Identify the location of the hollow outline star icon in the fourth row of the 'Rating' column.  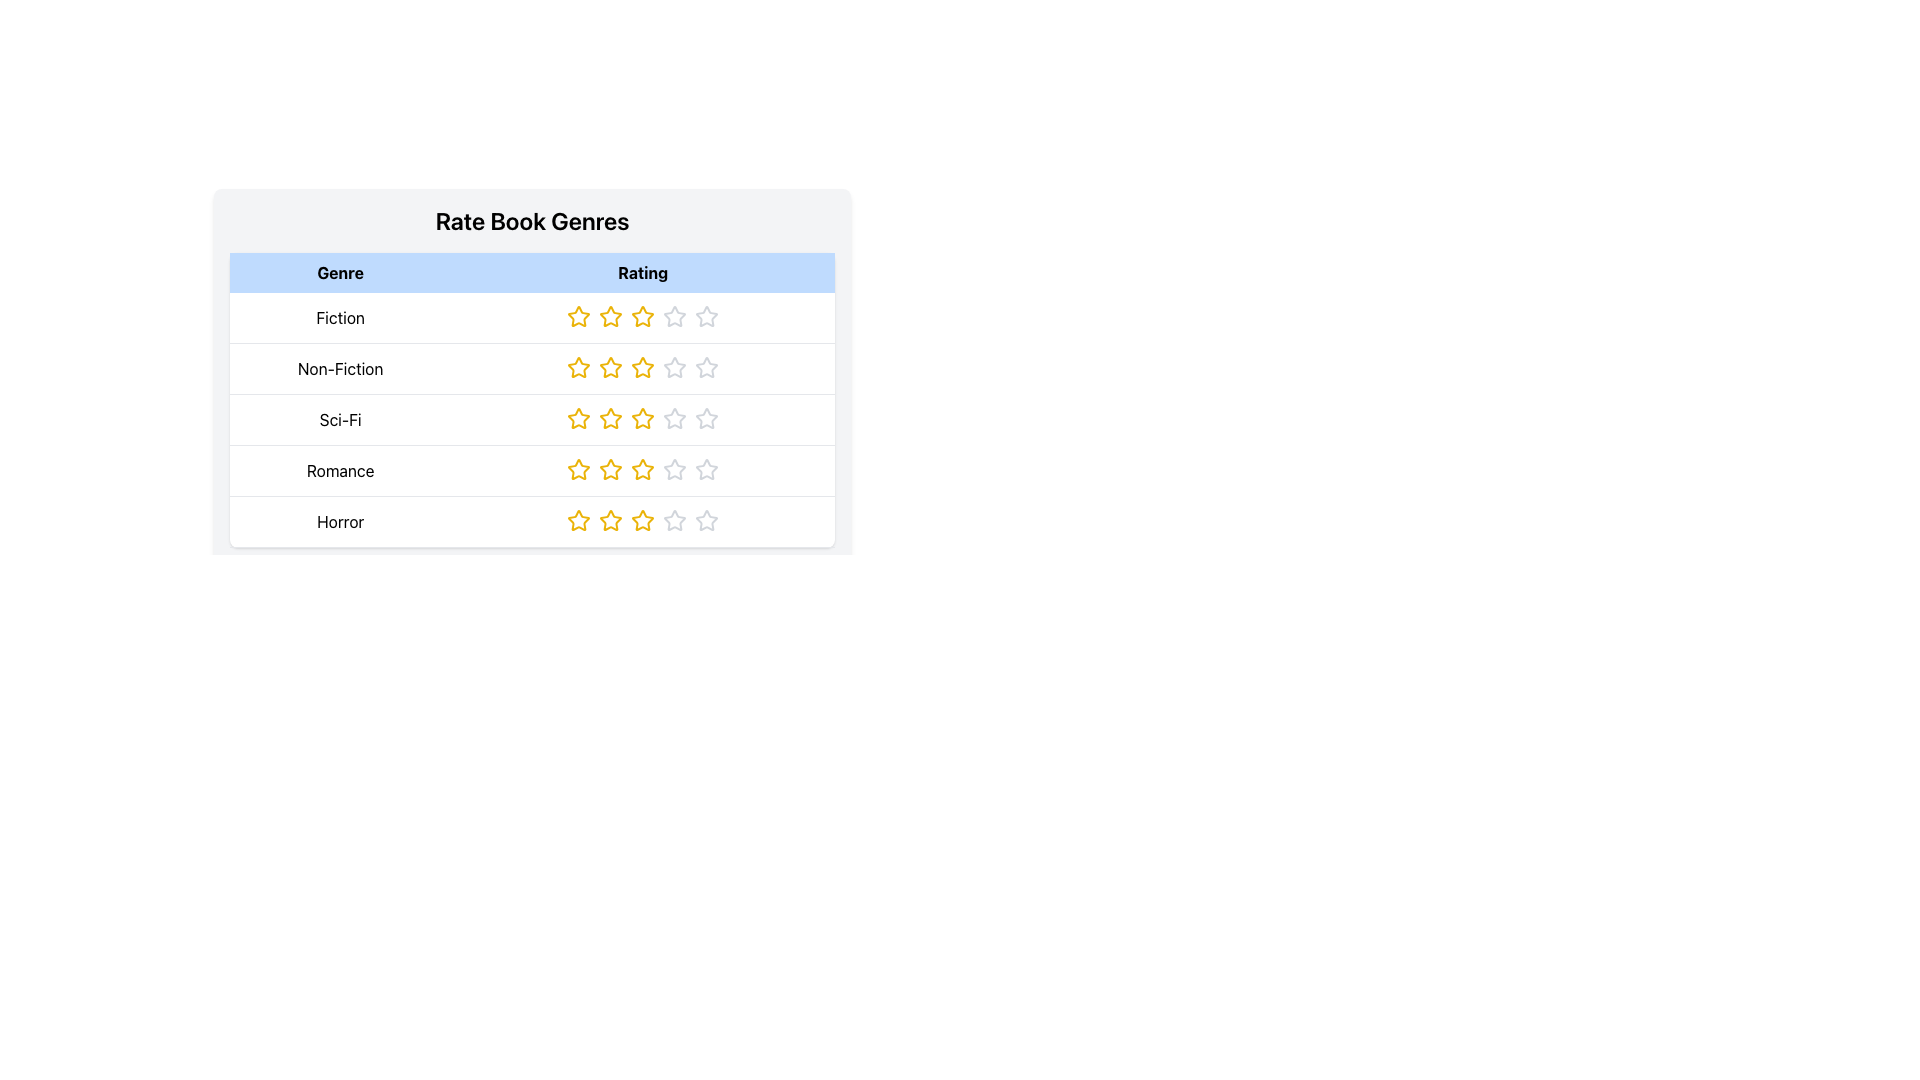
(707, 469).